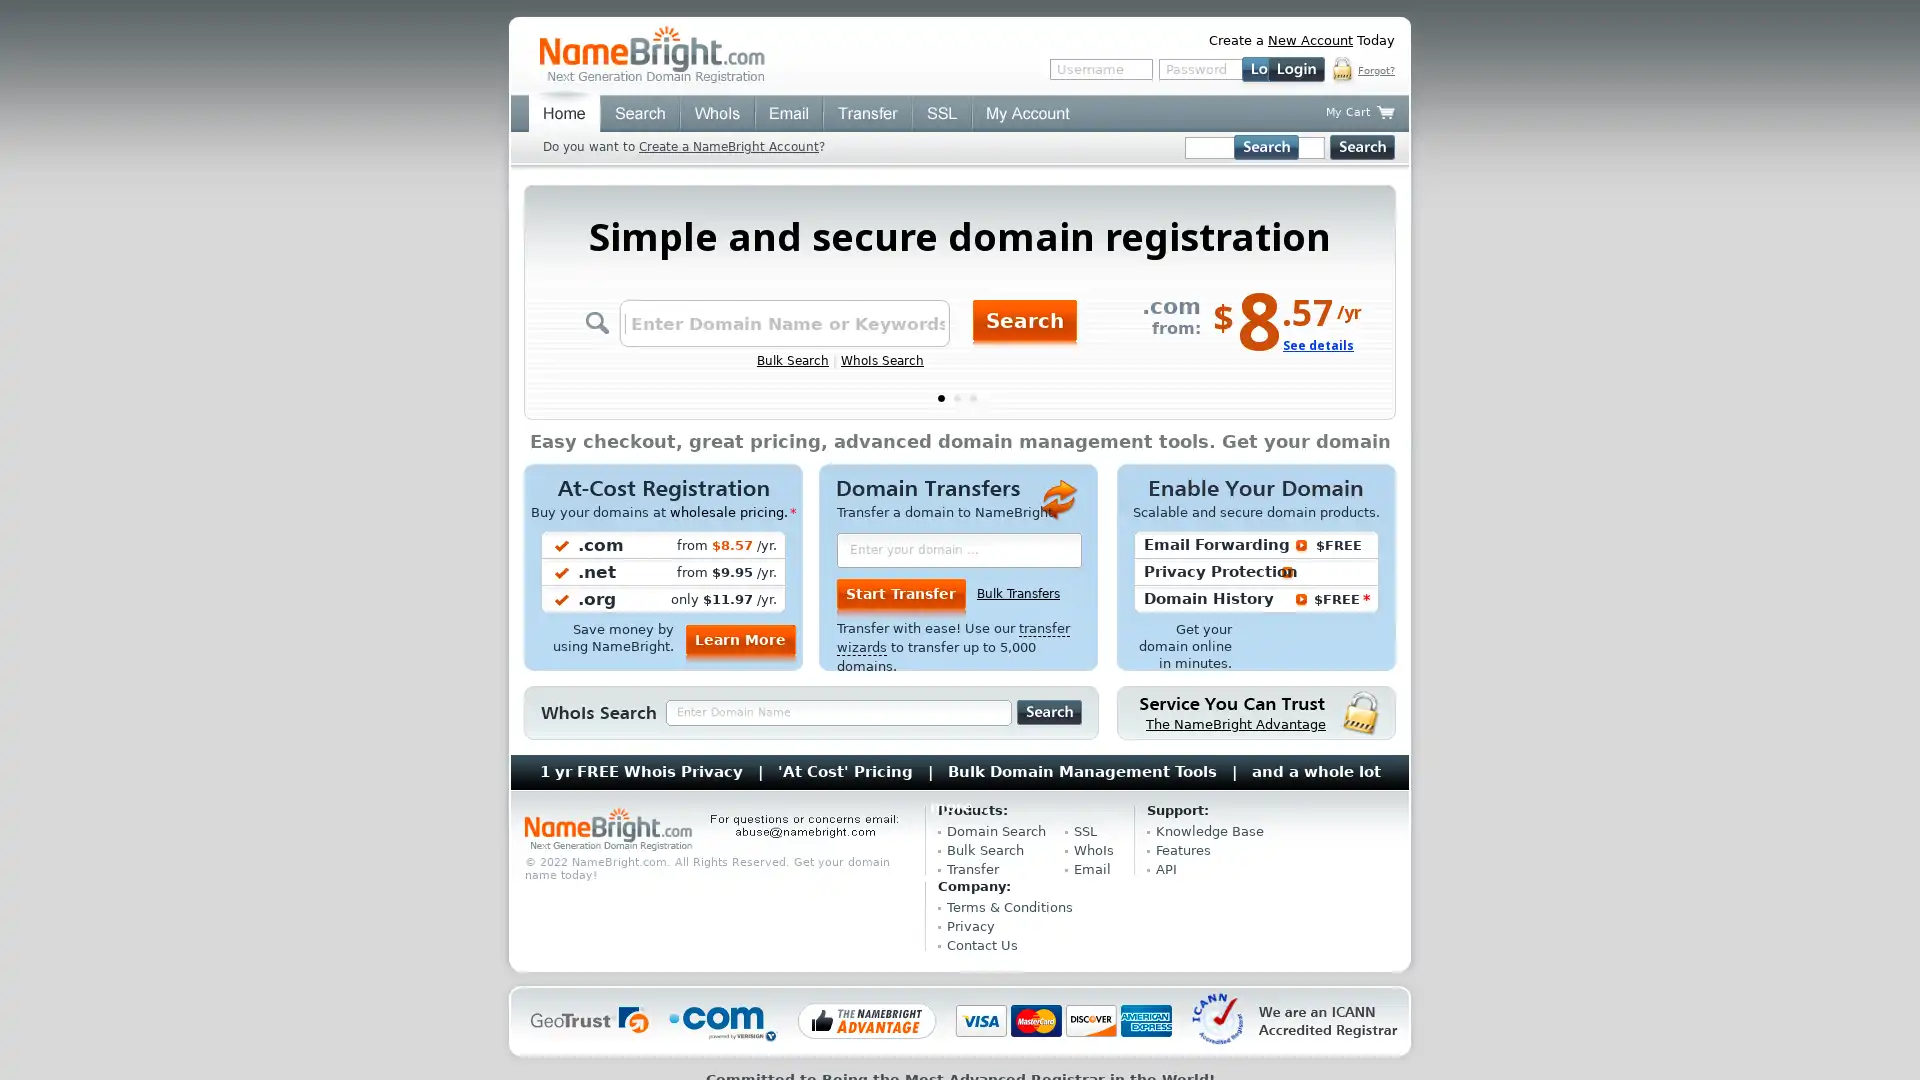  Describe the element at coordinates (1025, 323) in the screenshot. I see `Search` at that location.